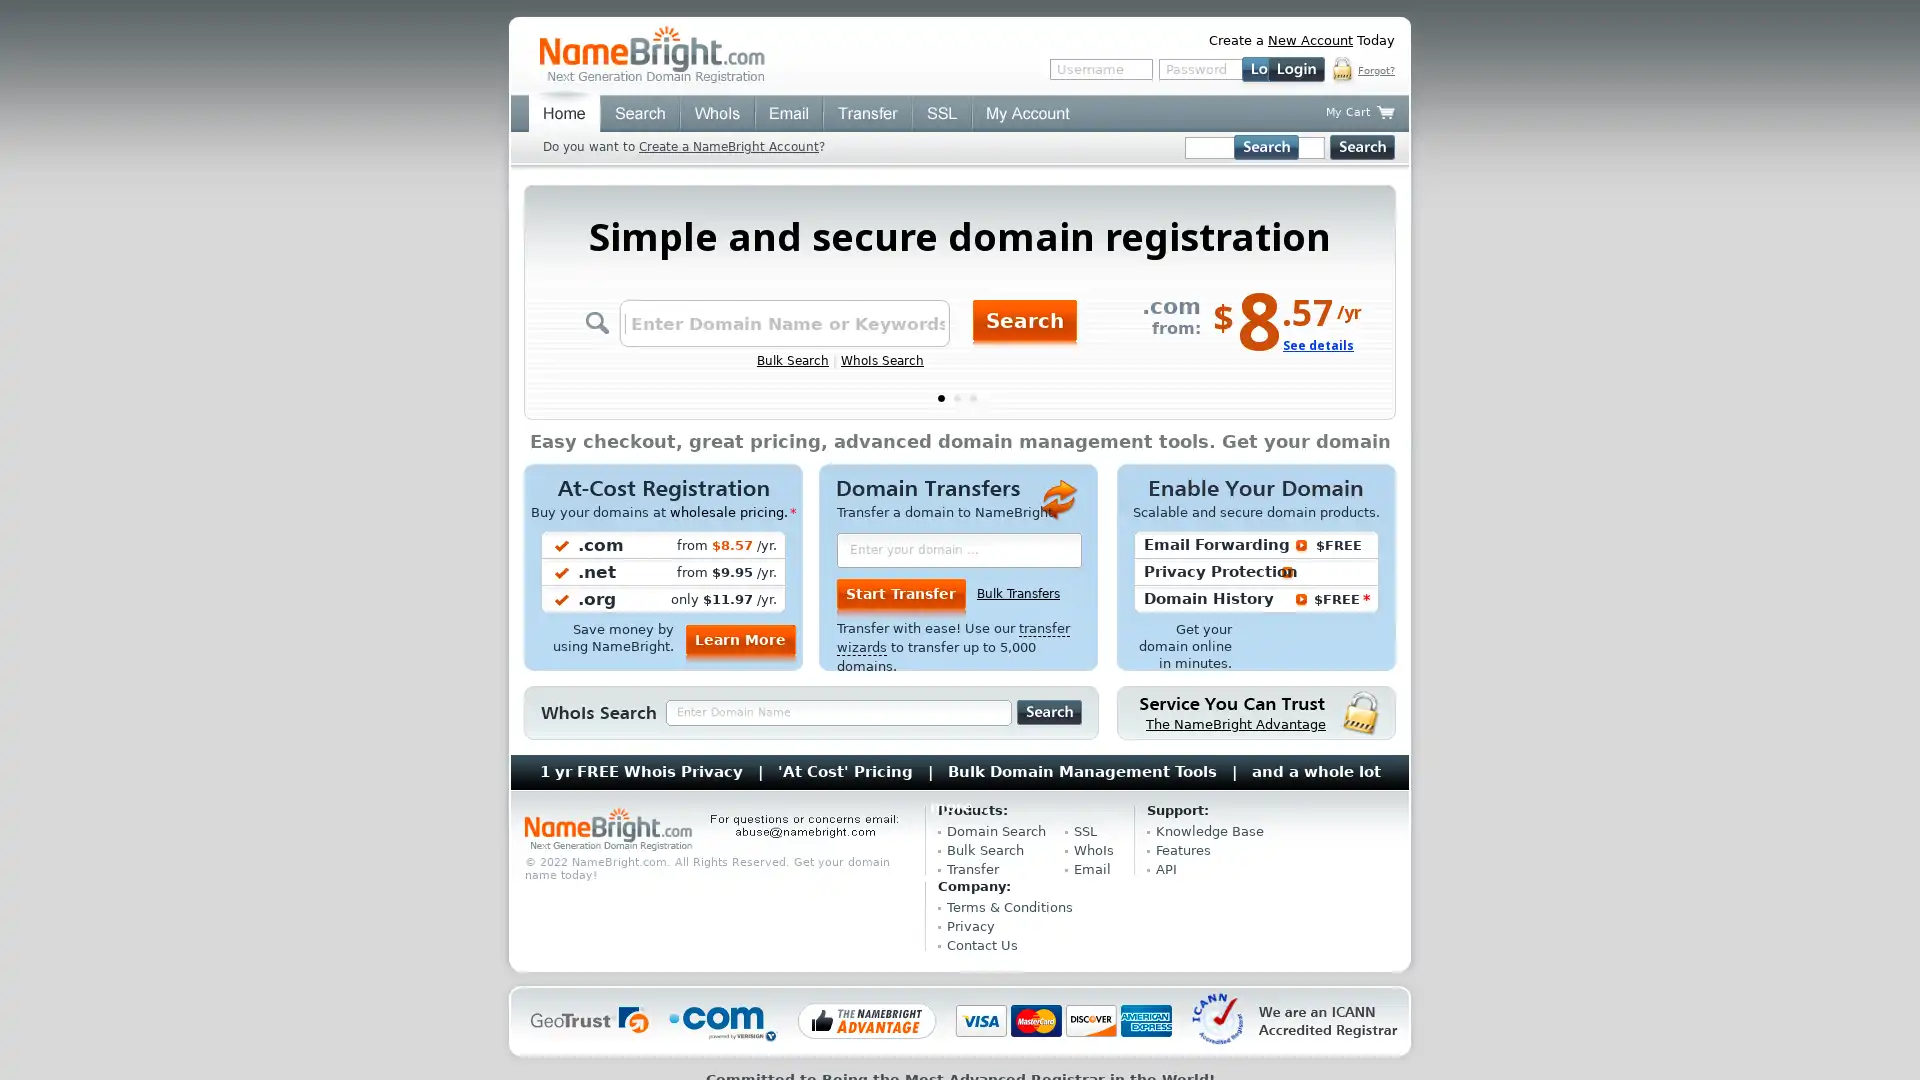  Describe the element at coordinates (1025, 323) in the screenshot. I see `Search` at that location.